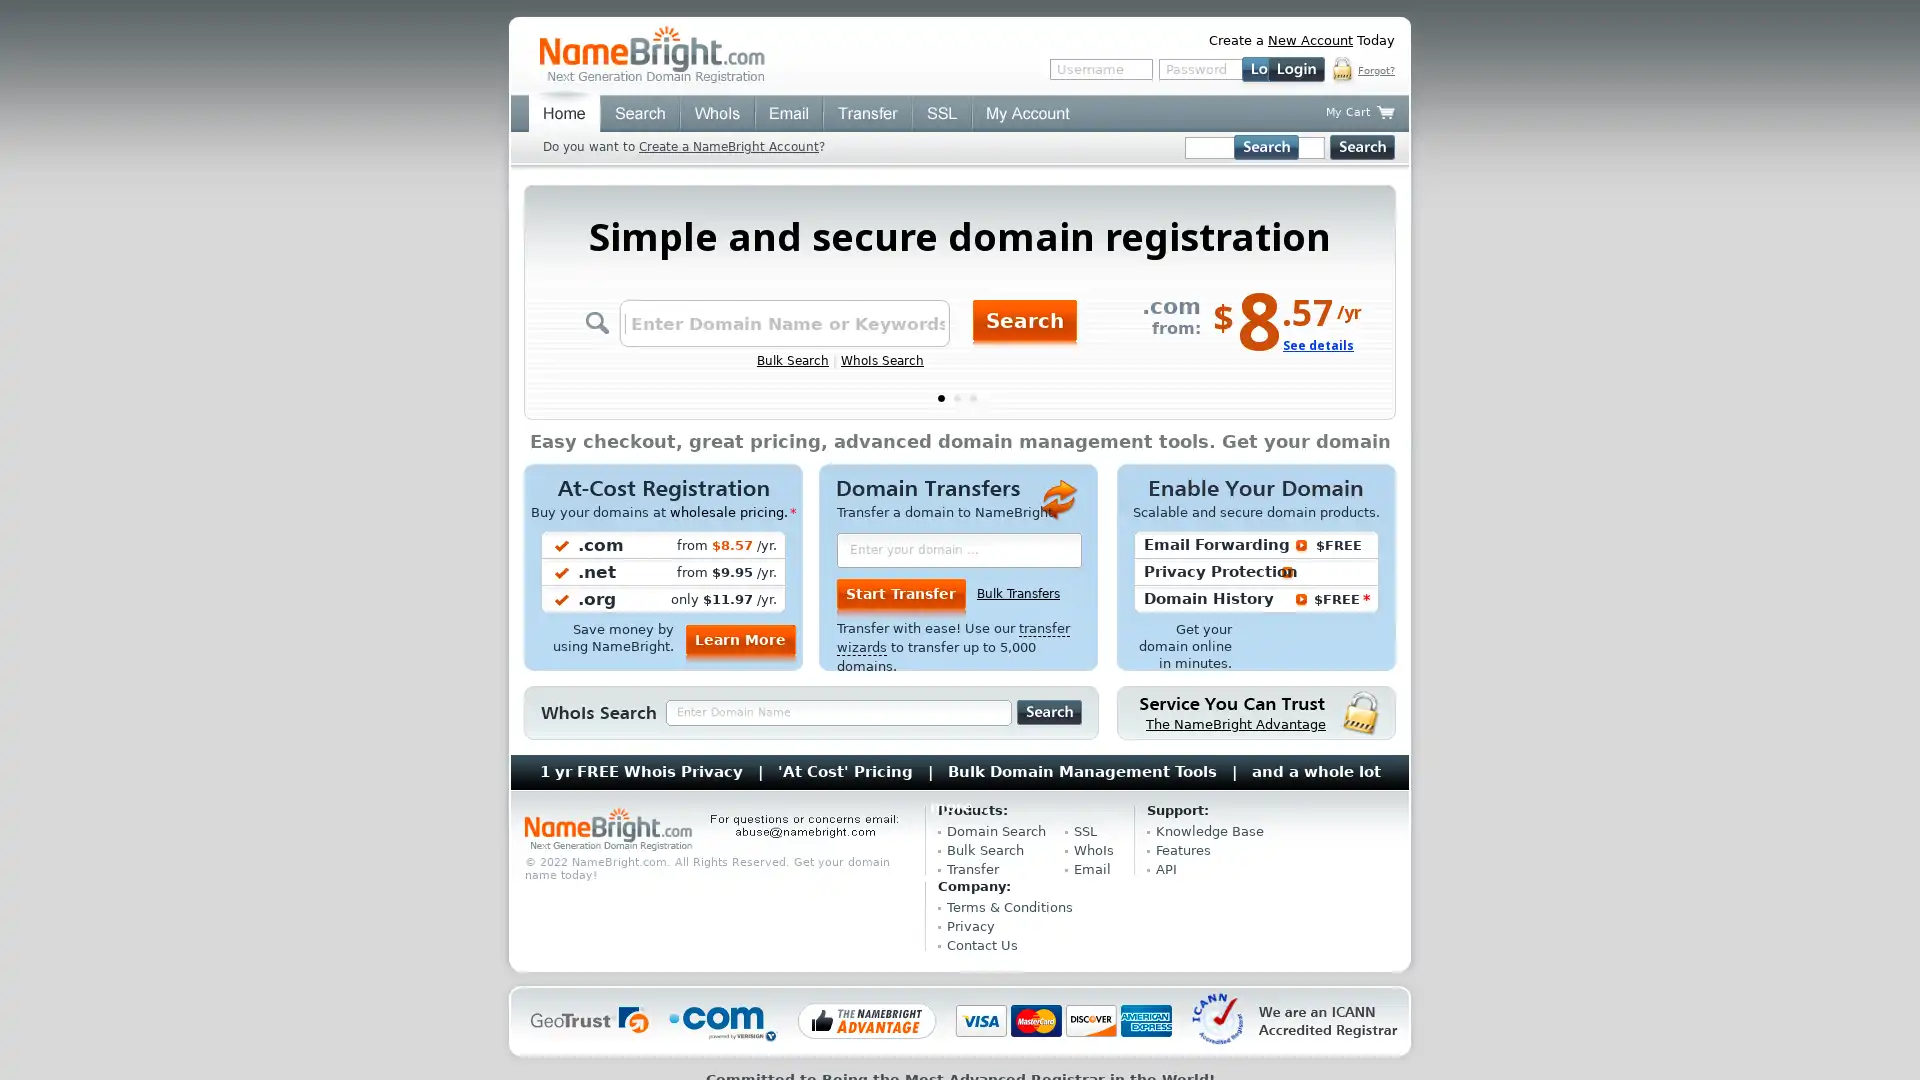  Describe the element at coordinates (1025, 323) in the screenshot. I see `Search` at that location.